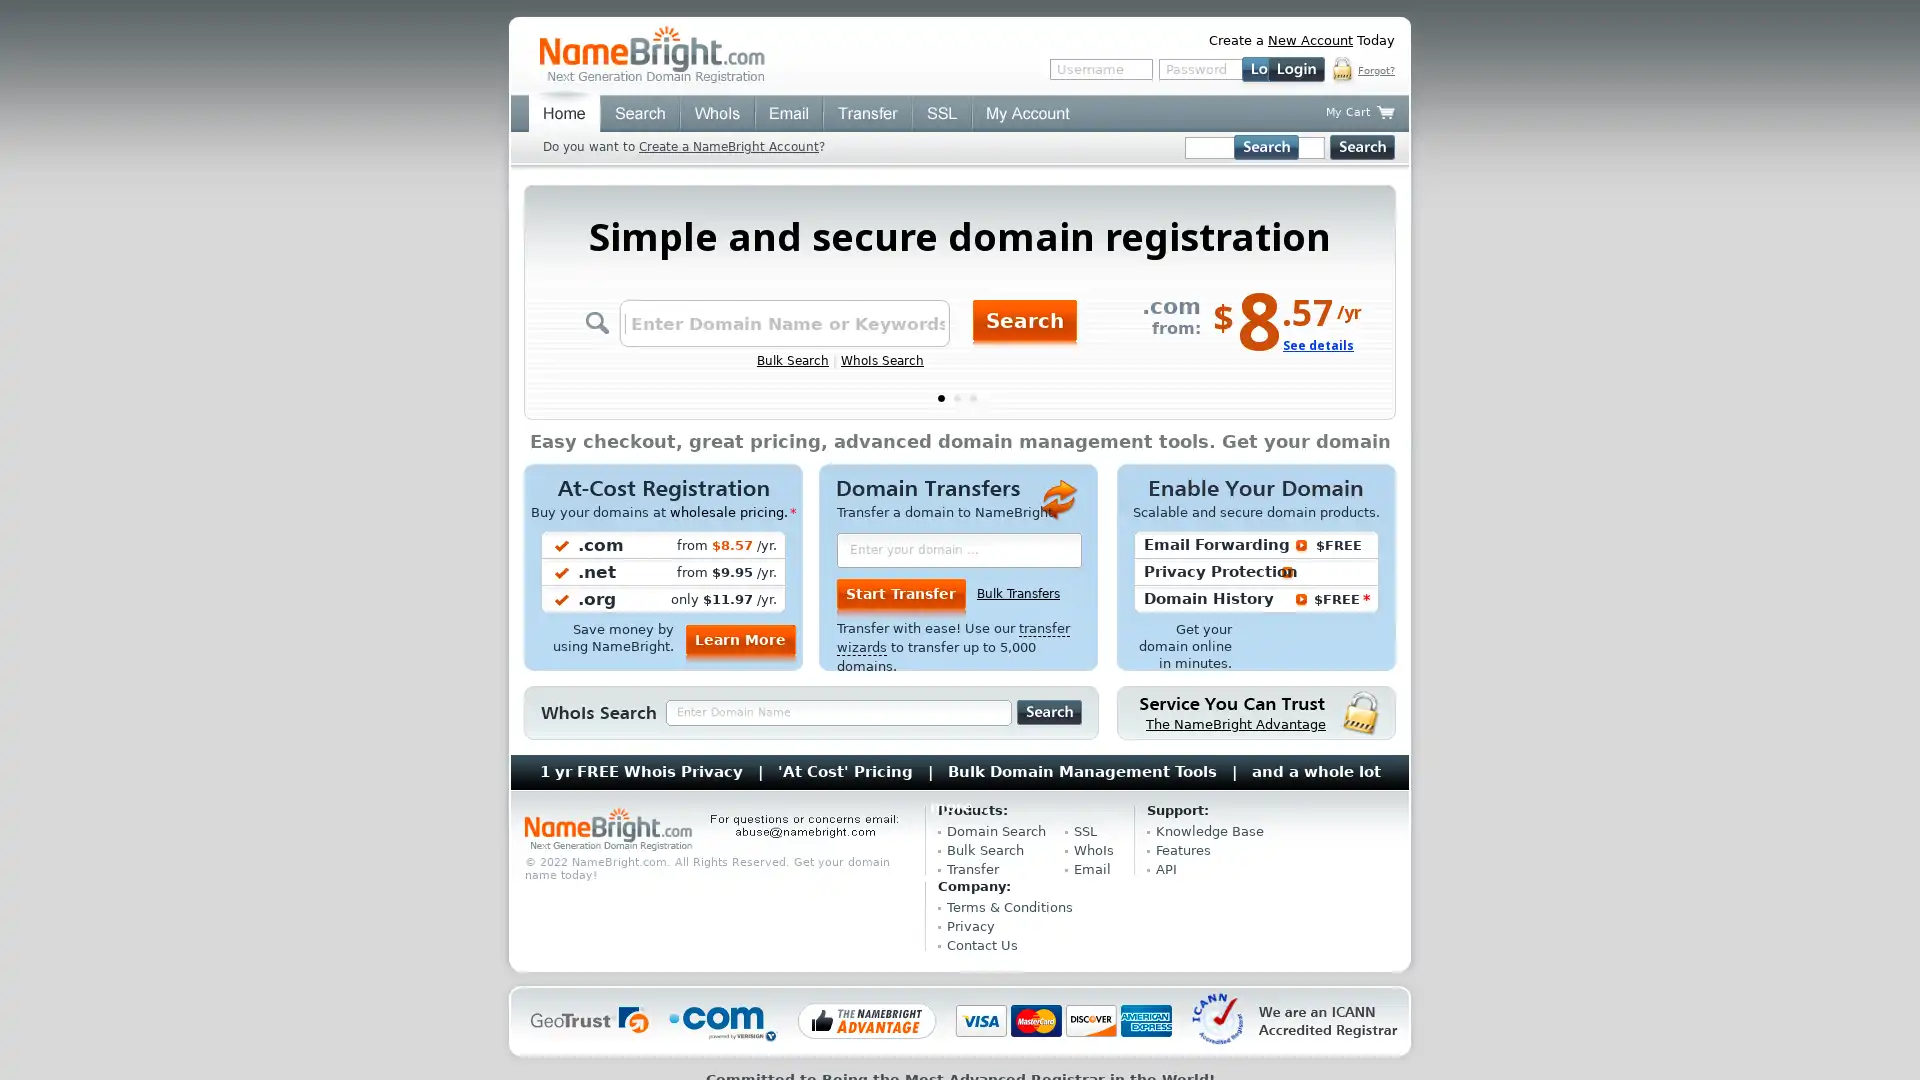  Describe the element at coordinates (1025, 323) in the screenshot. I see `Search` at that location.